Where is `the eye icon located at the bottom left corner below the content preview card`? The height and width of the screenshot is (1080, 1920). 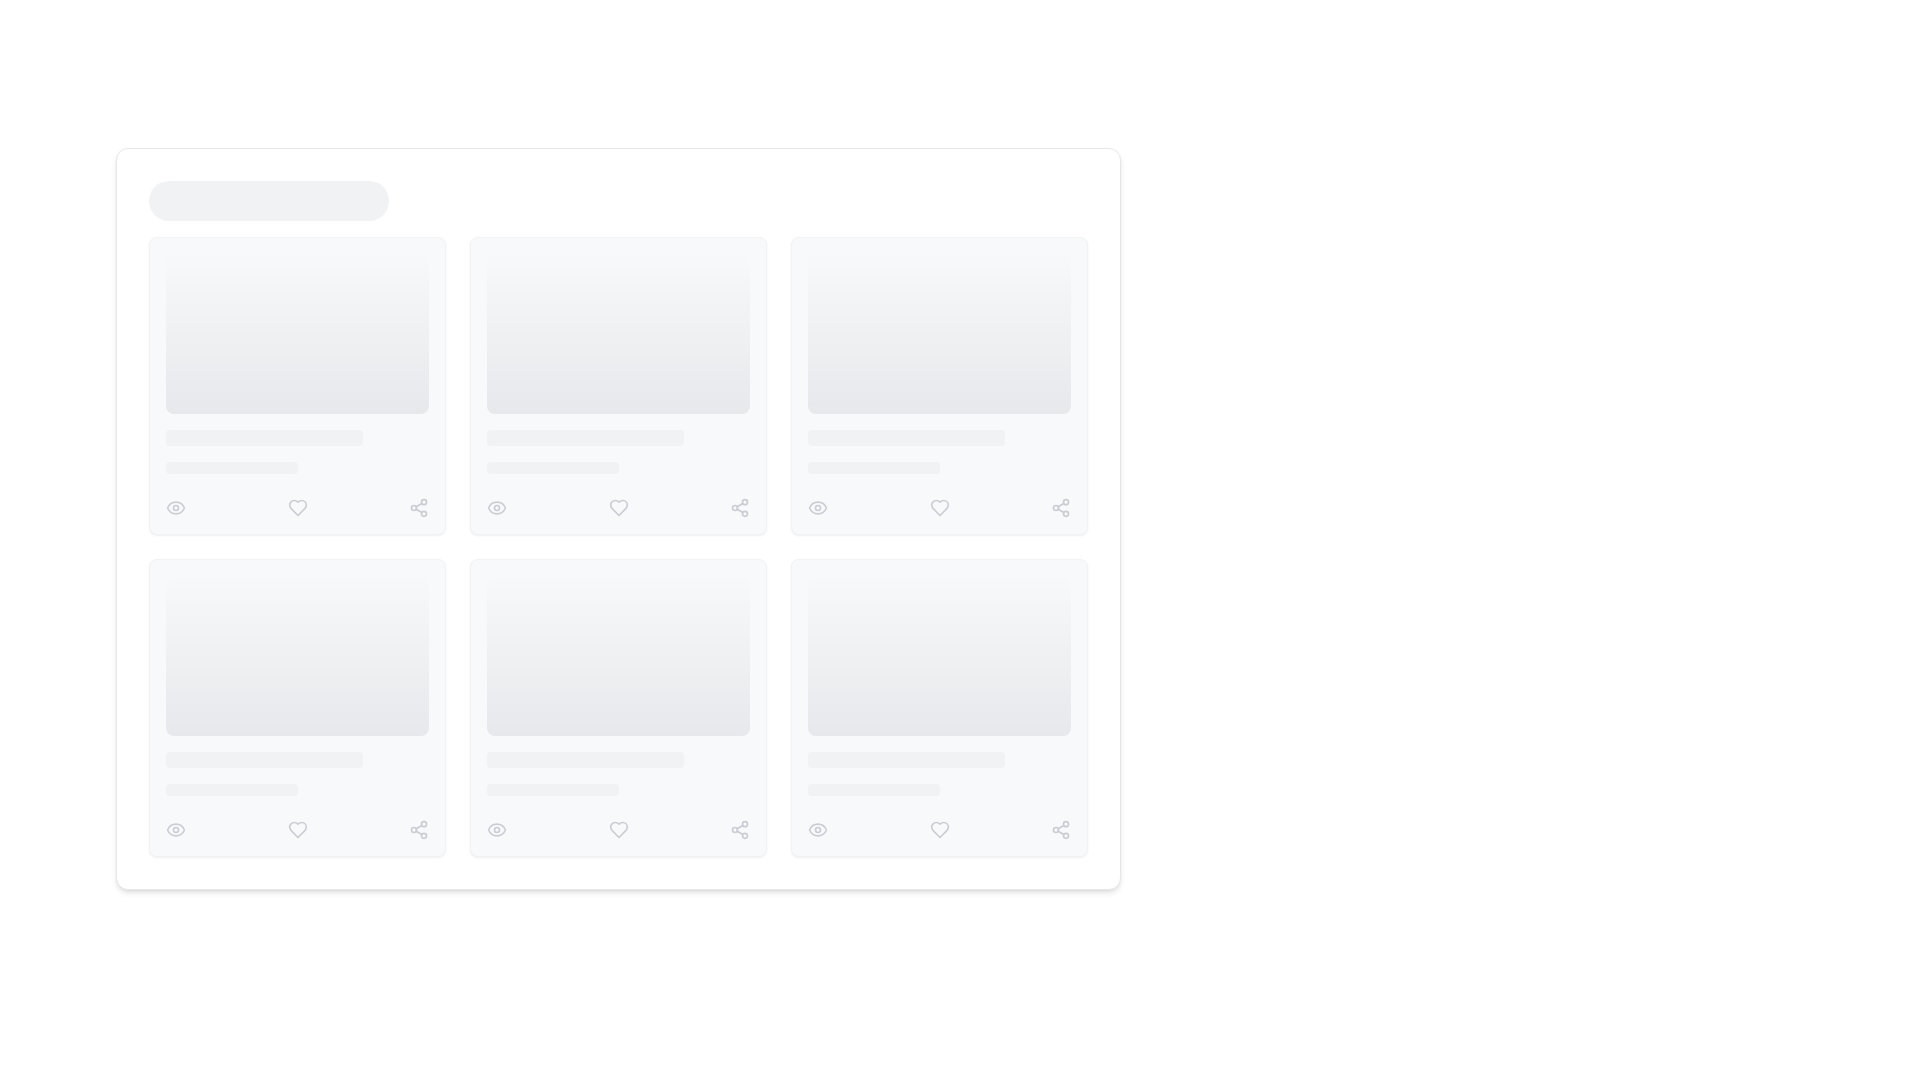 the eye icon located at the bottom left corner below the content preview card is located at coordinates (497, 829).